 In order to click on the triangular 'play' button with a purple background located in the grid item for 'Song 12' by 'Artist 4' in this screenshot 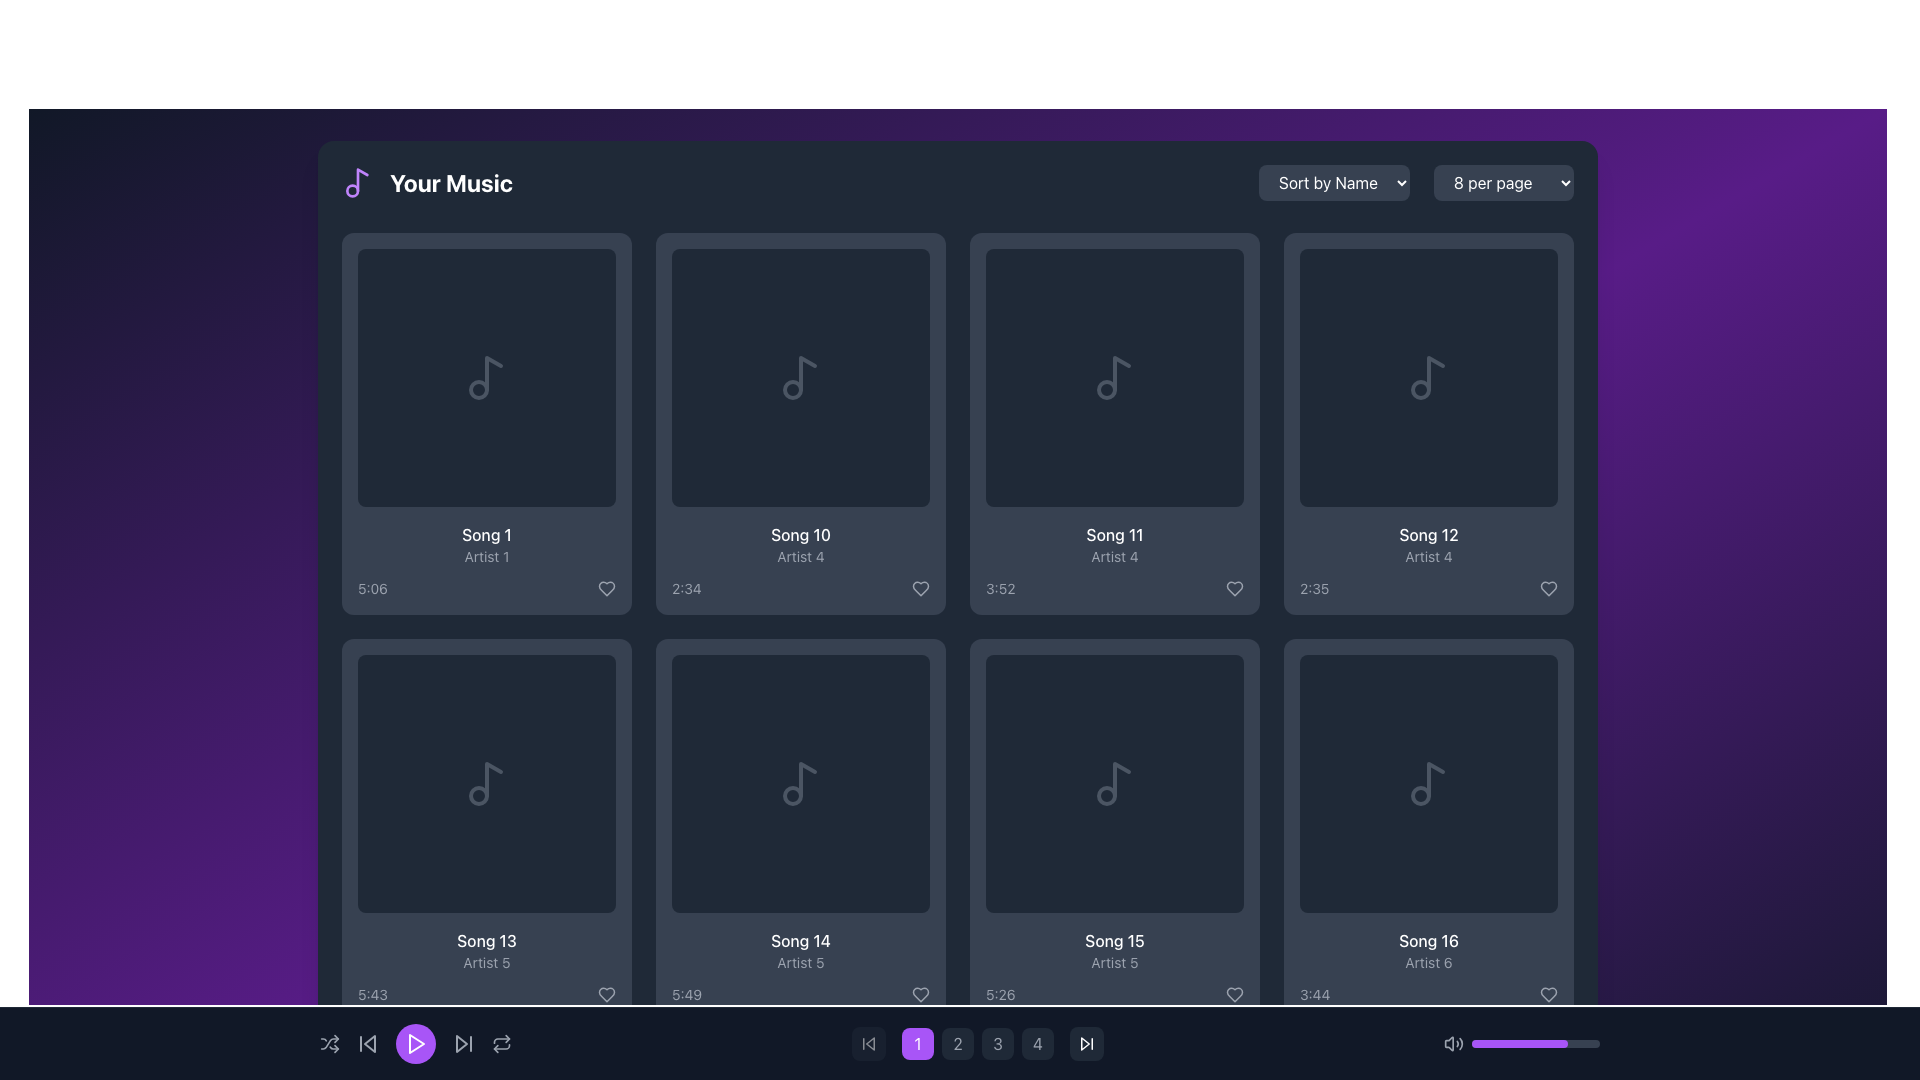, I will do `click(1428, 378)`.